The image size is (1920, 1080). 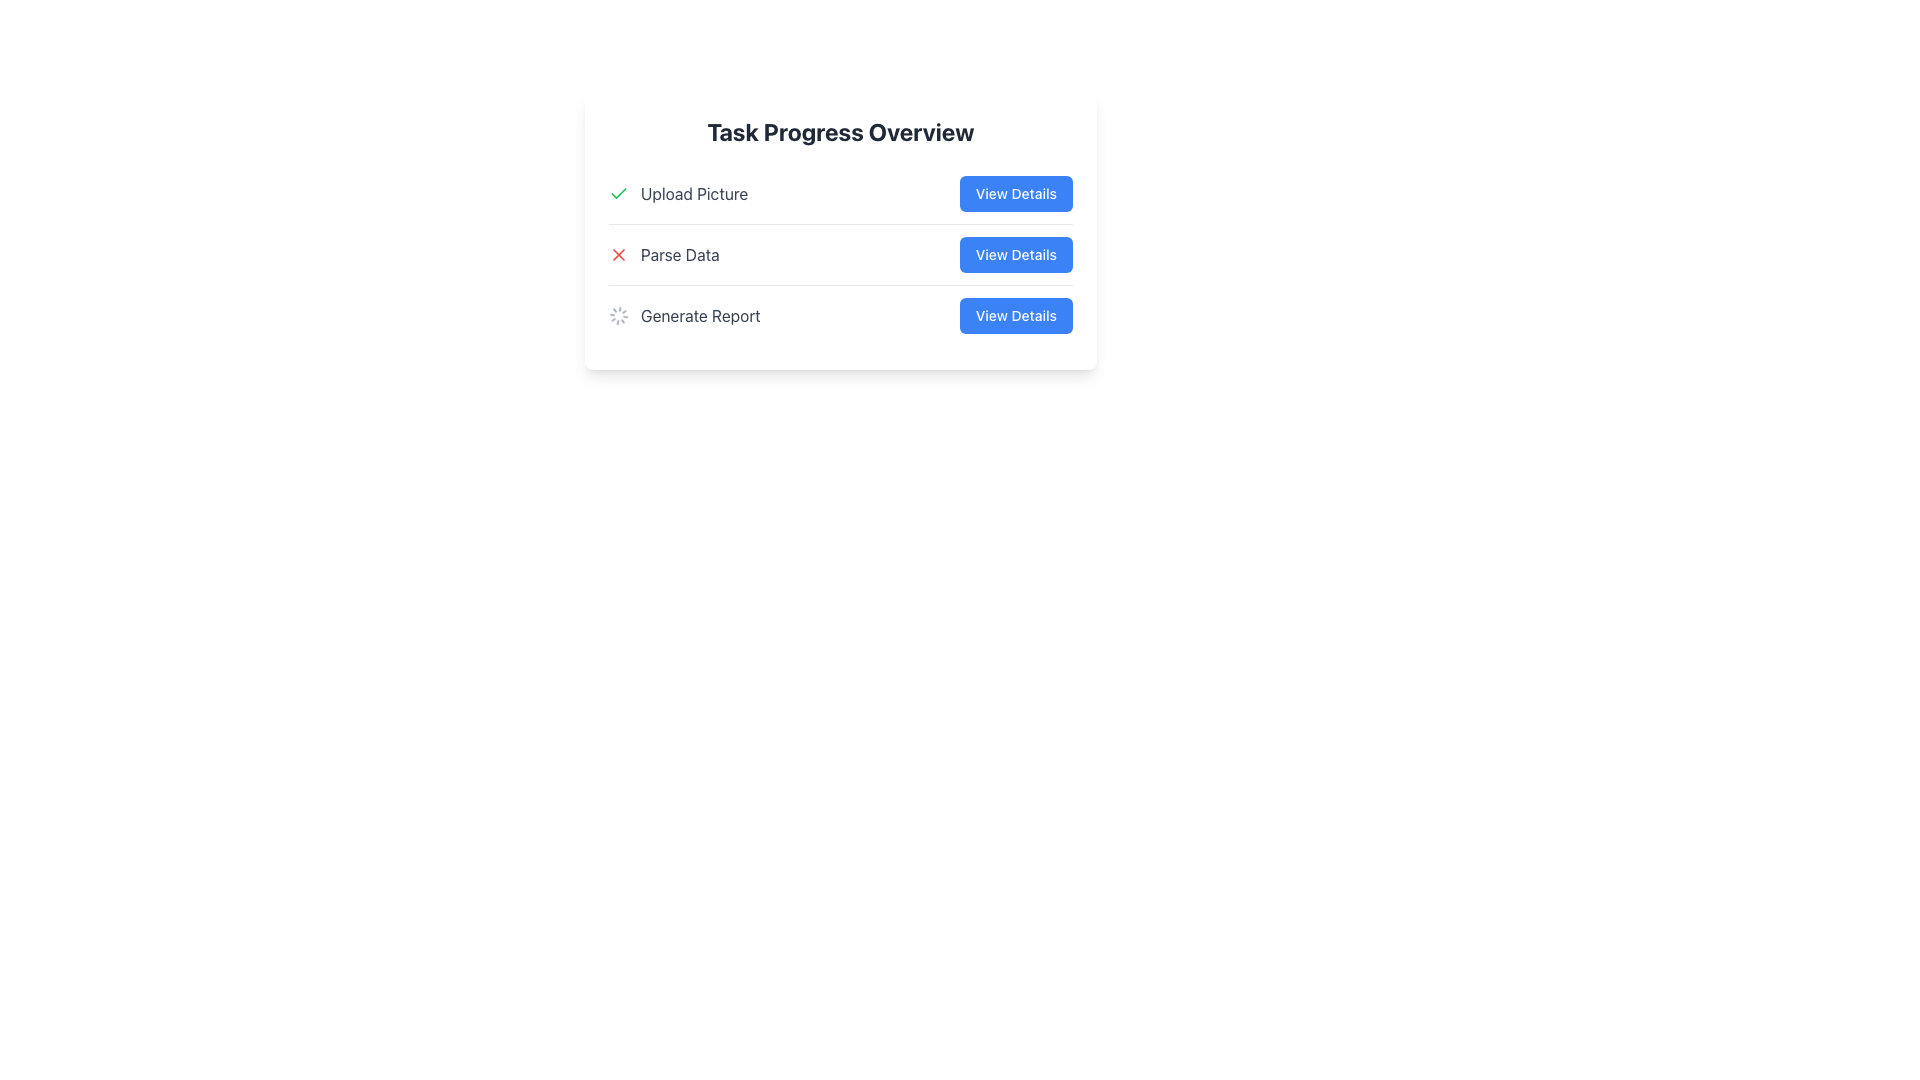 I want to click on the 'View Details' button with a blue background and white text located at the end of the 'Upload Picture' row, so click(x=1016, y=193).